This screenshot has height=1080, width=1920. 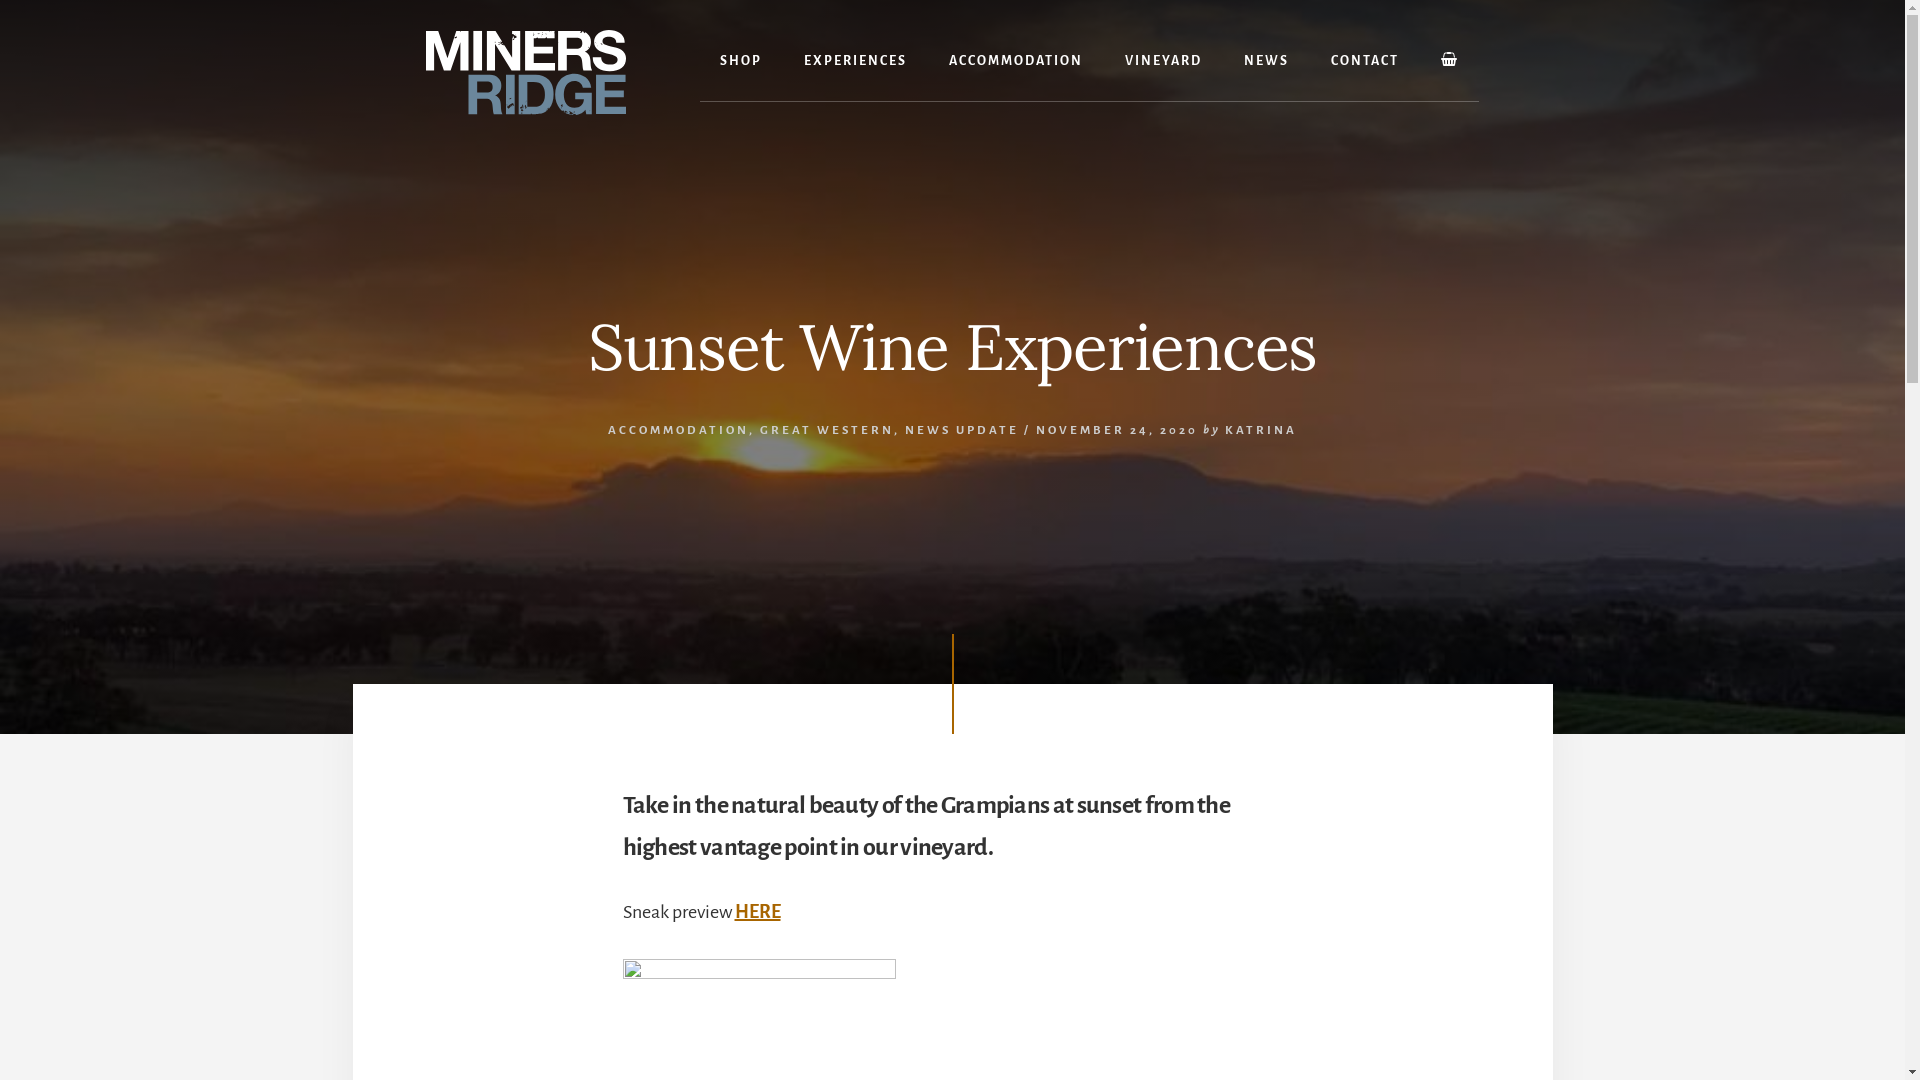 What do you see at coordinates (1265, 60) in the screenshot?
I see `'NEWS'` at bounding box center [1265, 60].